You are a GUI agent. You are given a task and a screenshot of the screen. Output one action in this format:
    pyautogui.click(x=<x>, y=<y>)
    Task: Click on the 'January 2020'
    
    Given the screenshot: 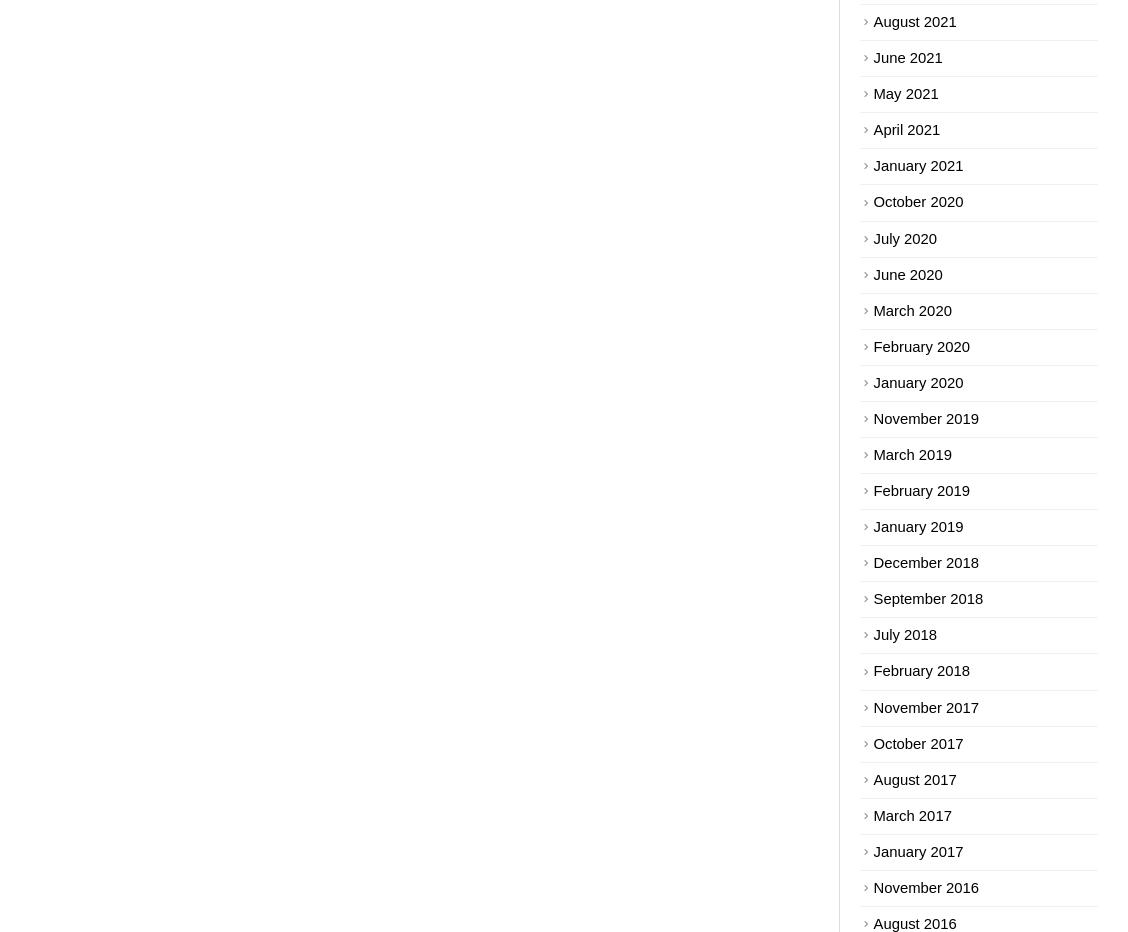 What is the action you would take?
    pyautogui.click(x=916, y=381)
    